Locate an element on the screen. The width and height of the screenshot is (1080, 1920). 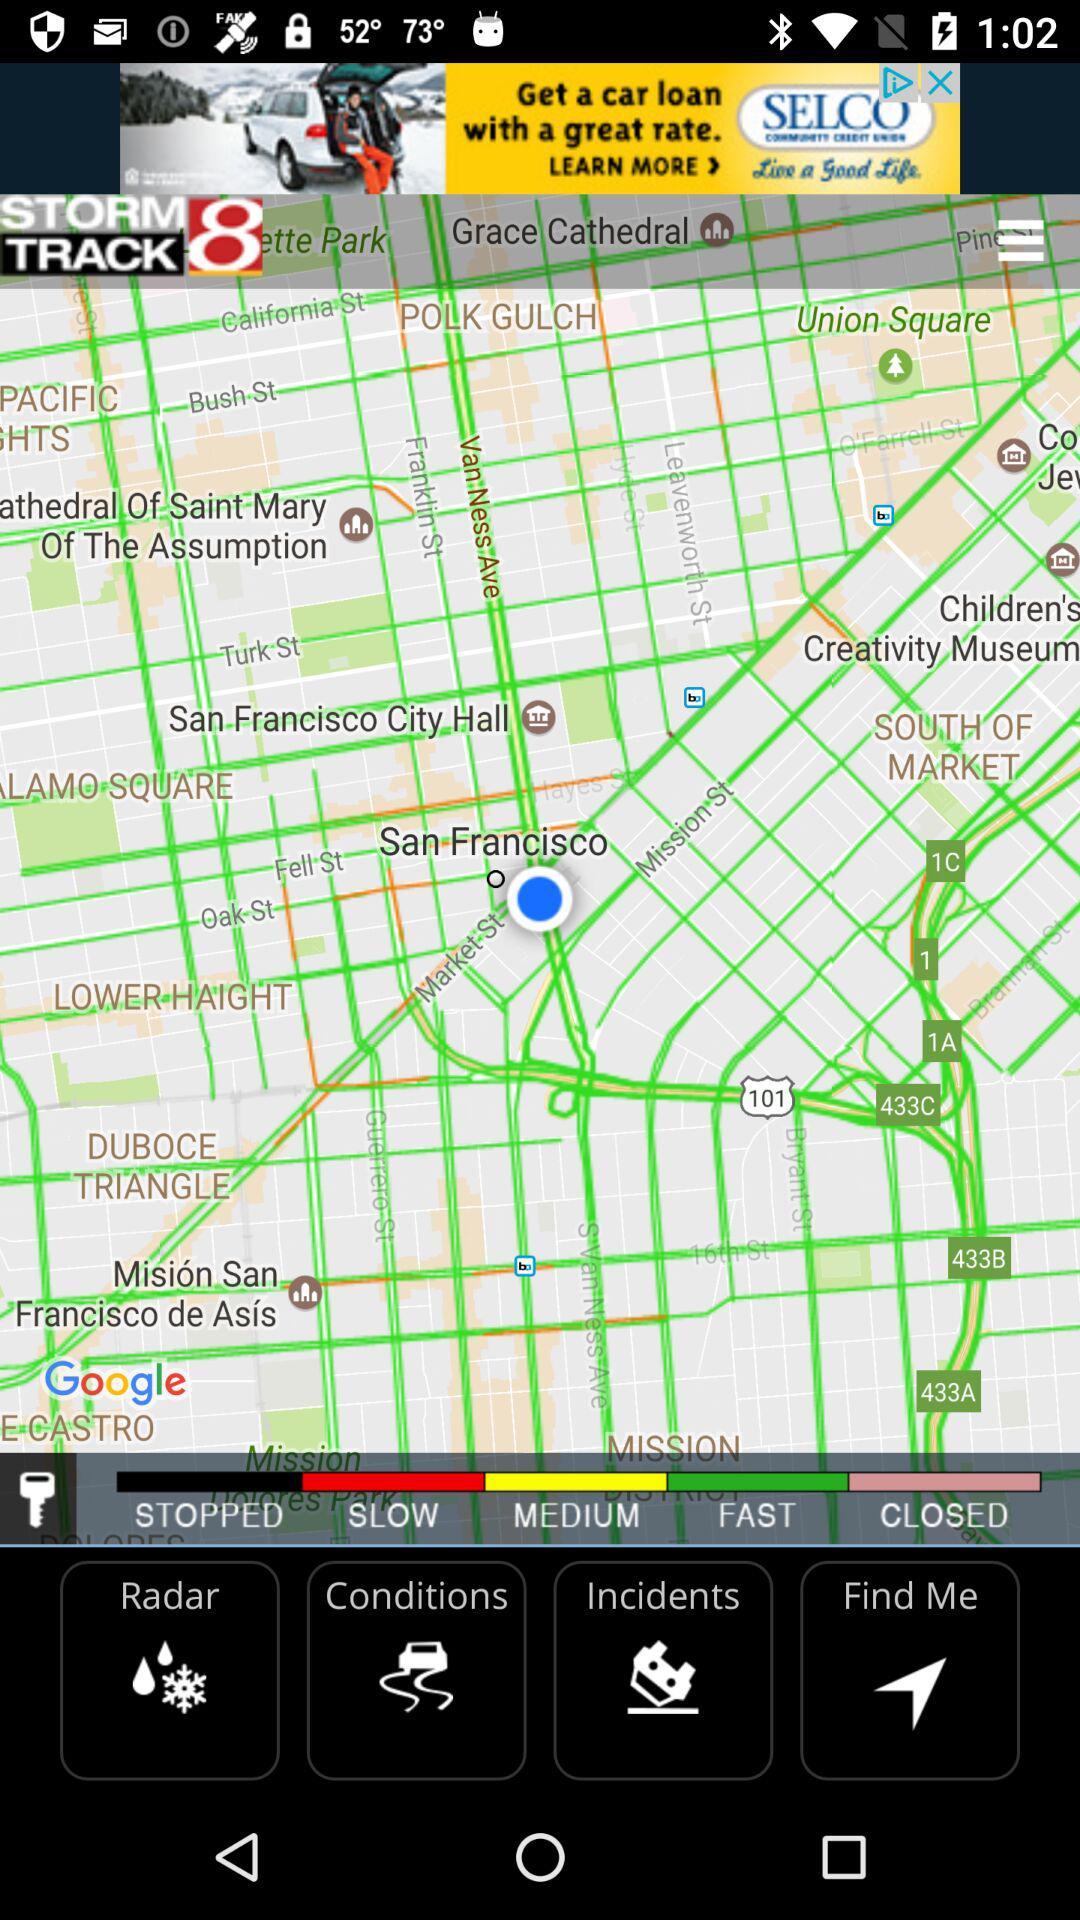
home is located at coordinates (131, 240).